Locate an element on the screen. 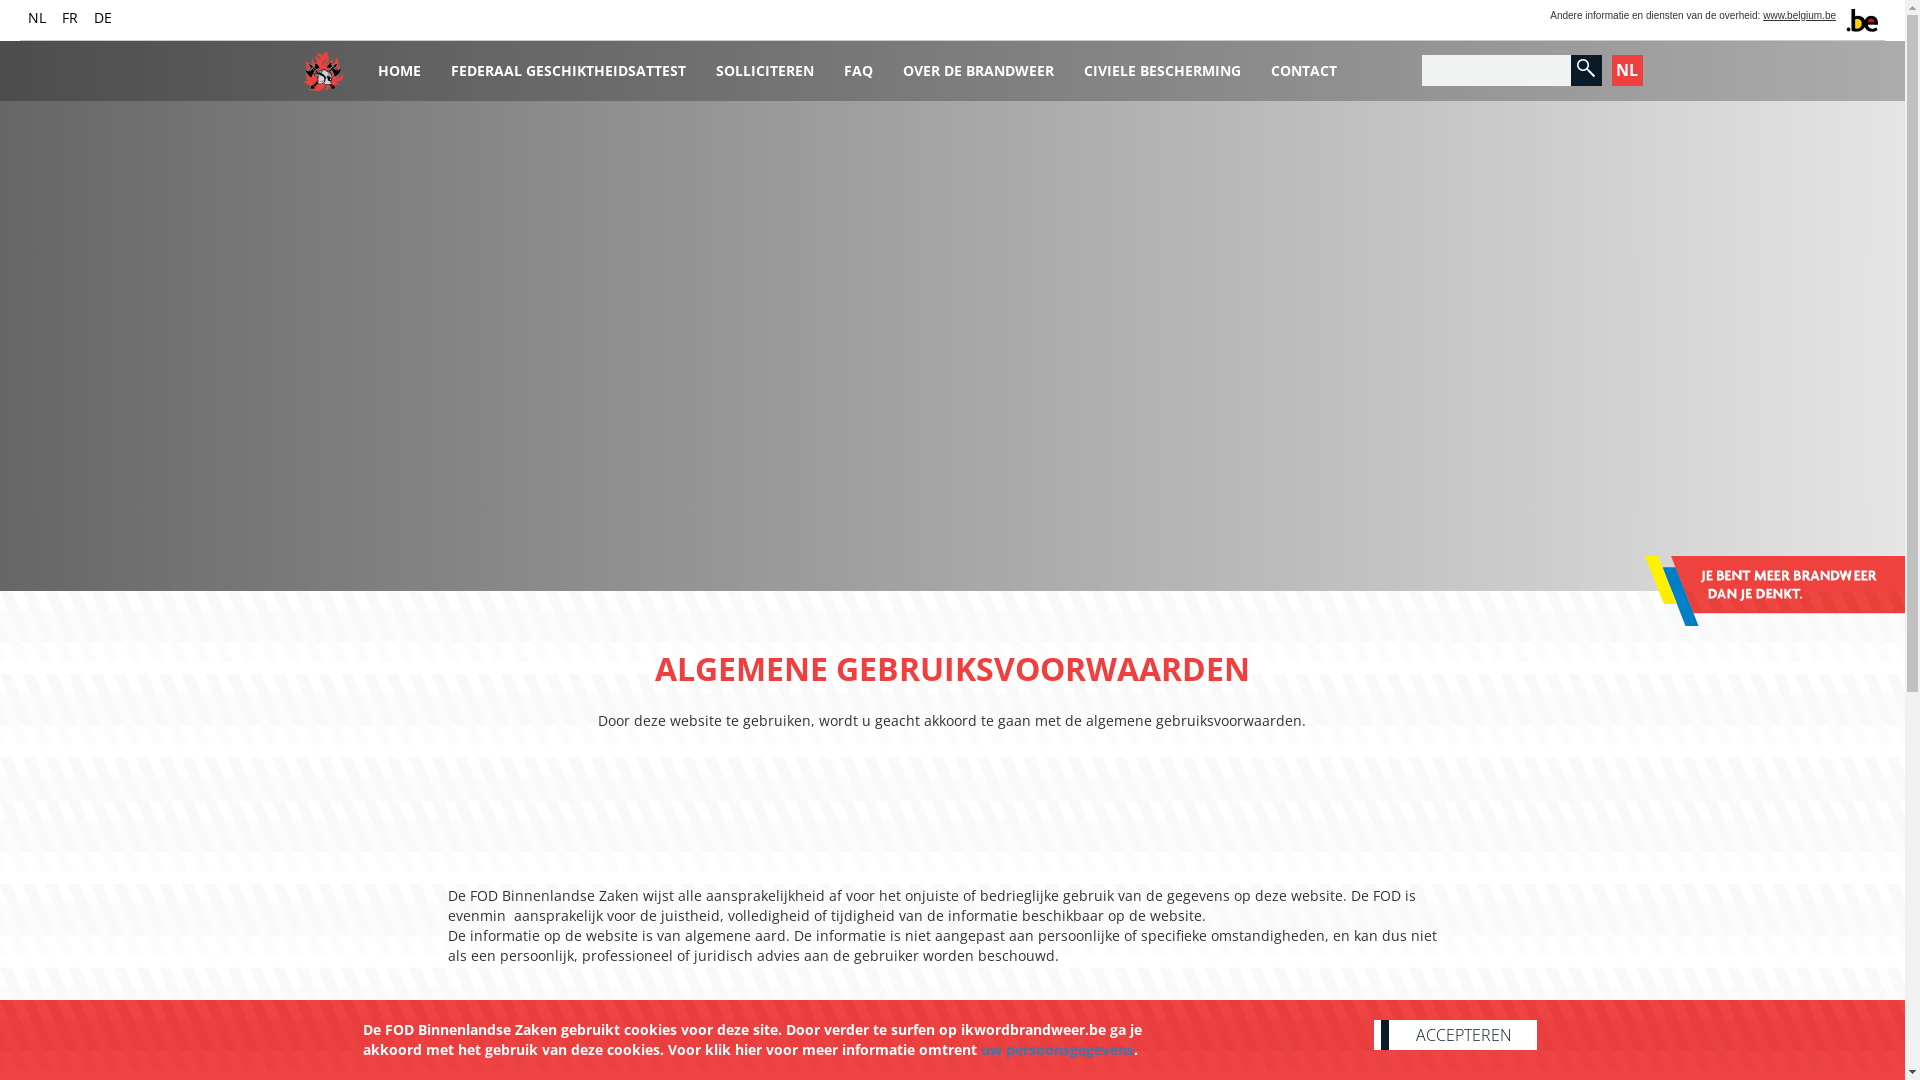  'FEDERAAL GESCHIKTHEIDSATTEST' is located at coordinates (567, 63).